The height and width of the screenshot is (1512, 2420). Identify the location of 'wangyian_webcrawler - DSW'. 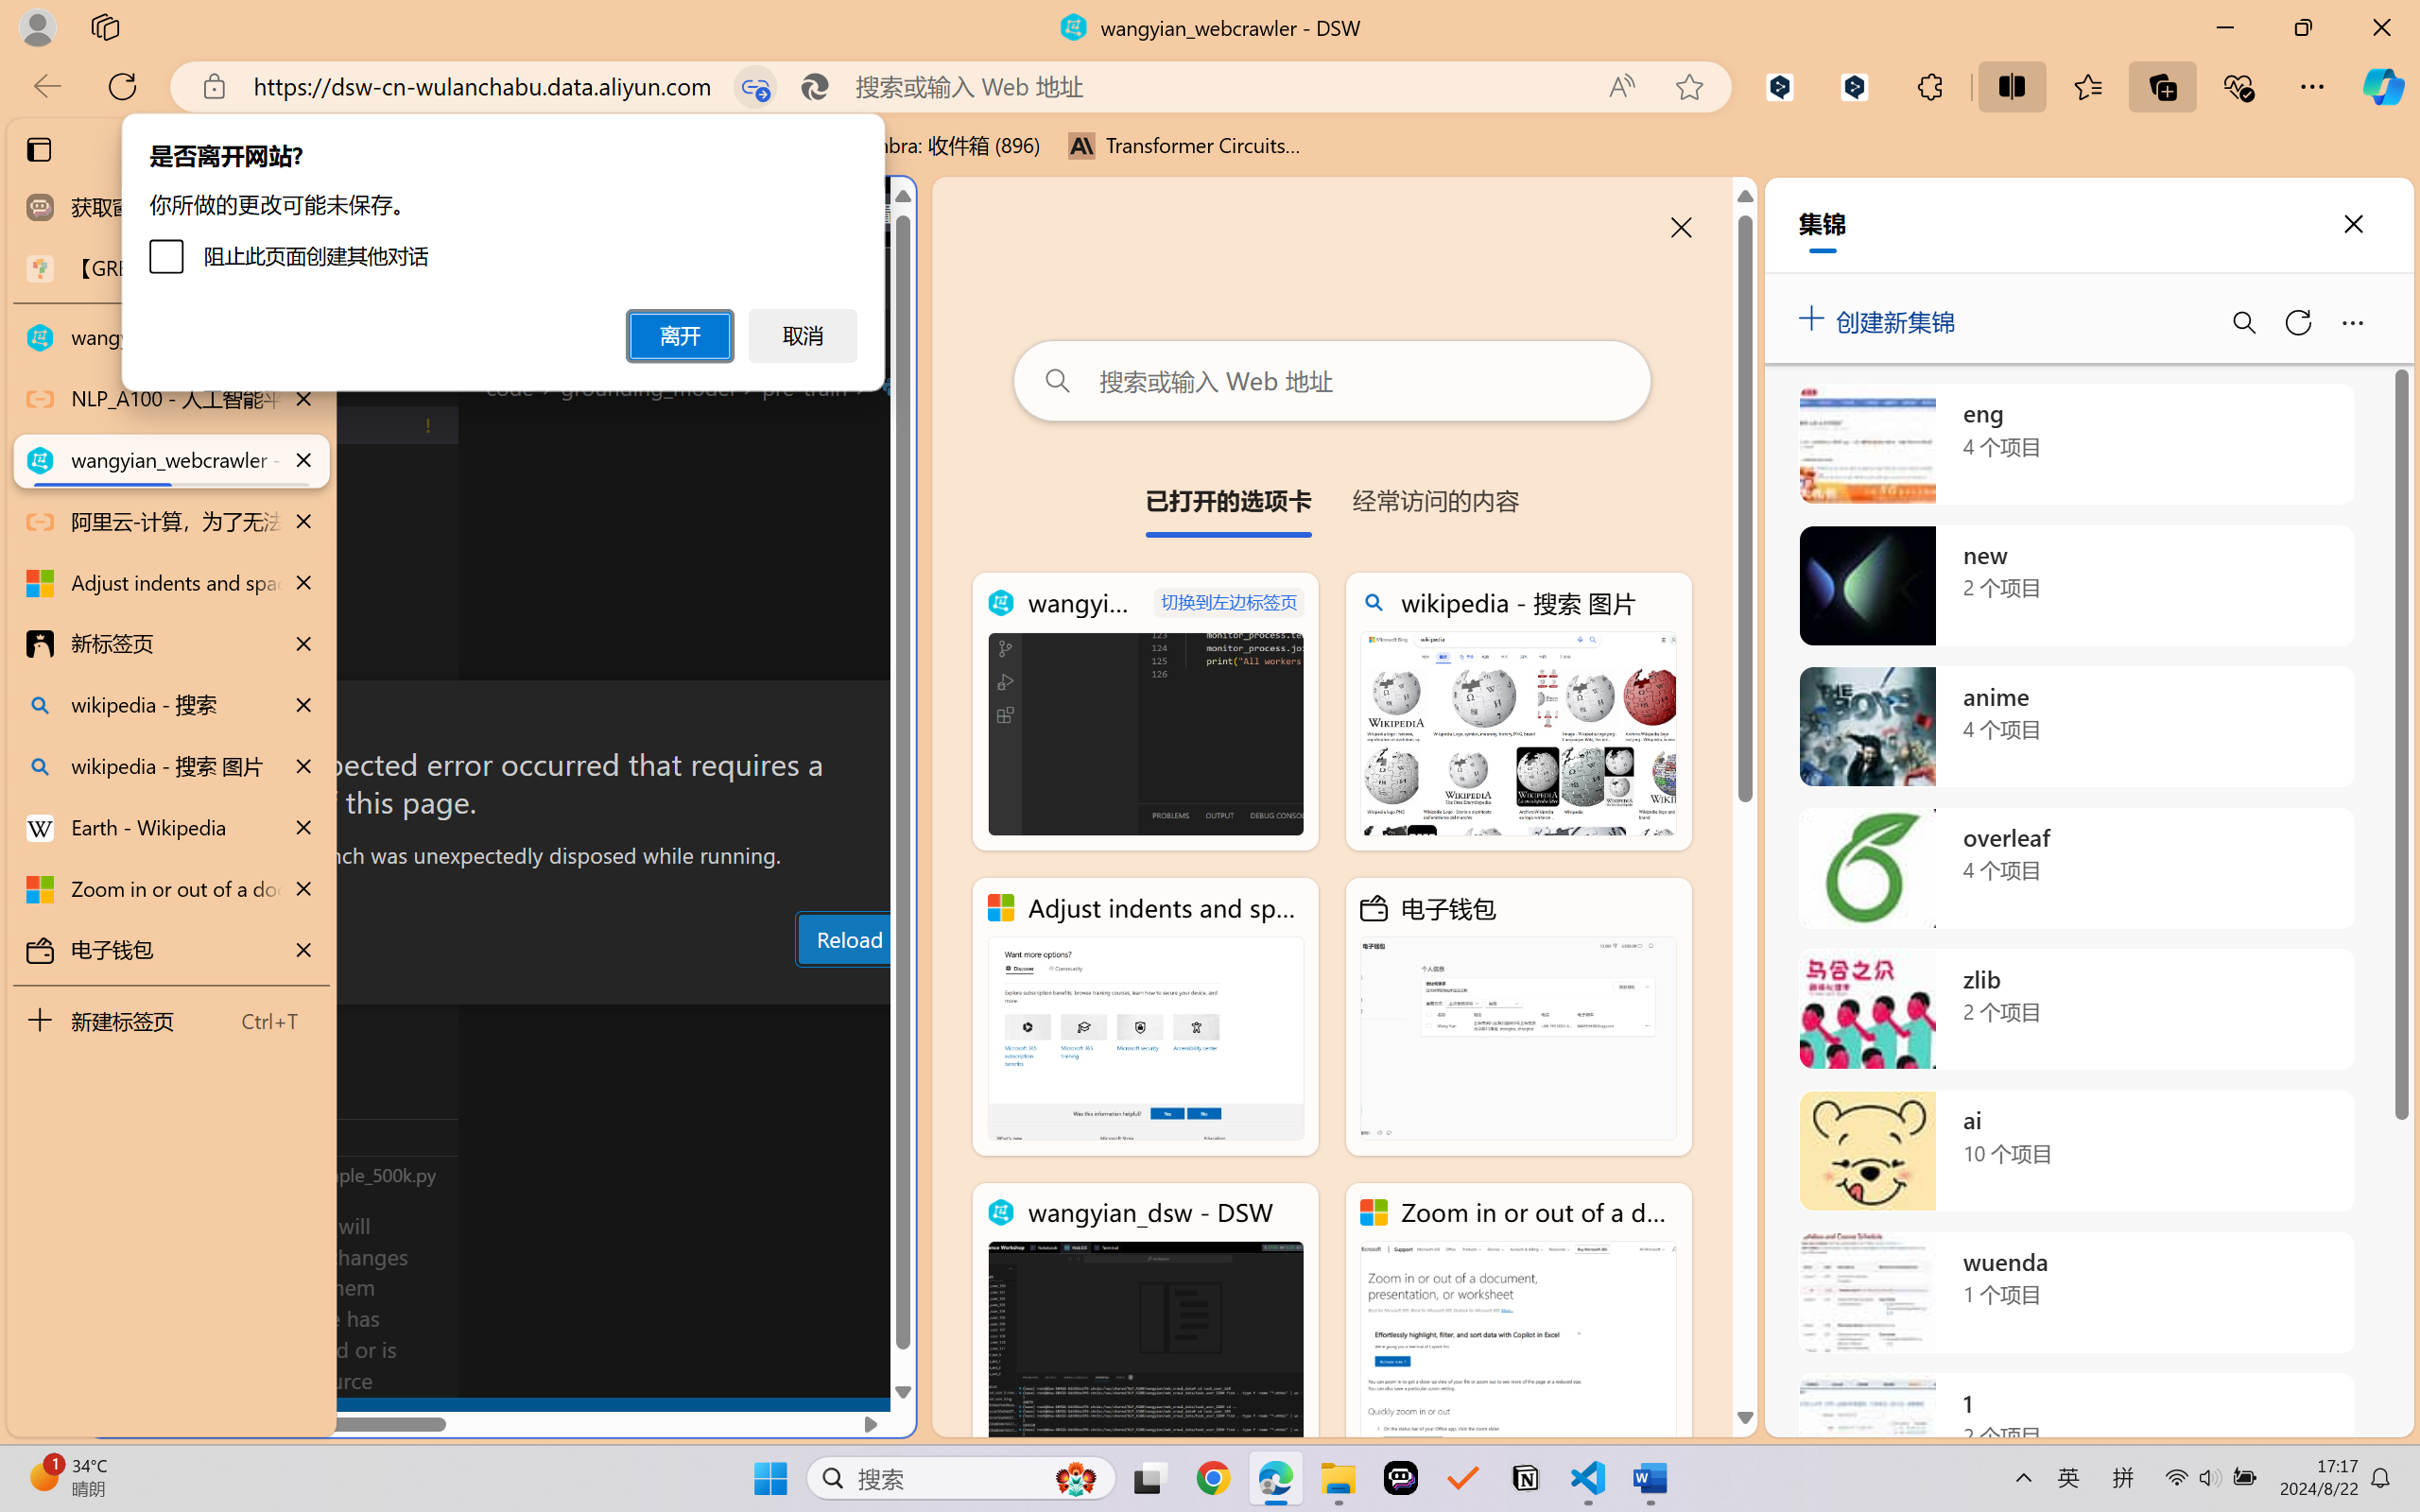
(1145, 712).